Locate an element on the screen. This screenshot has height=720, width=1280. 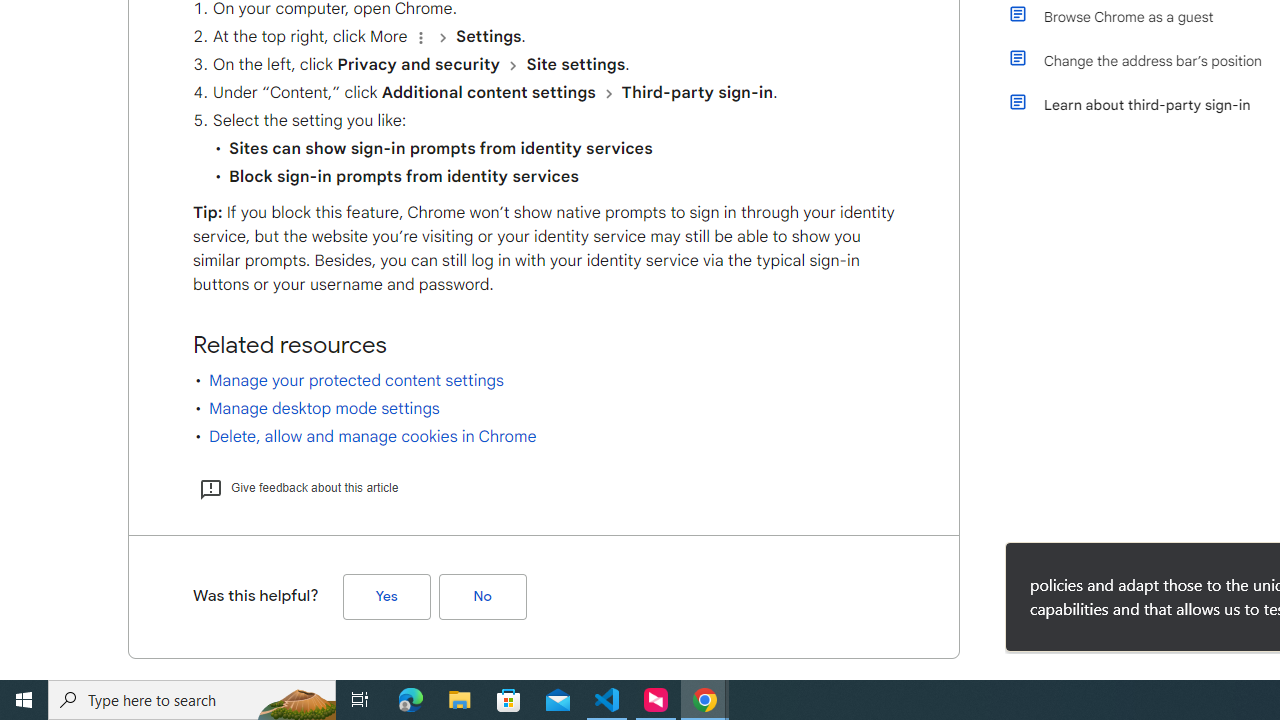
'Manage your protected content settings' is located at coordinates (356, 380).